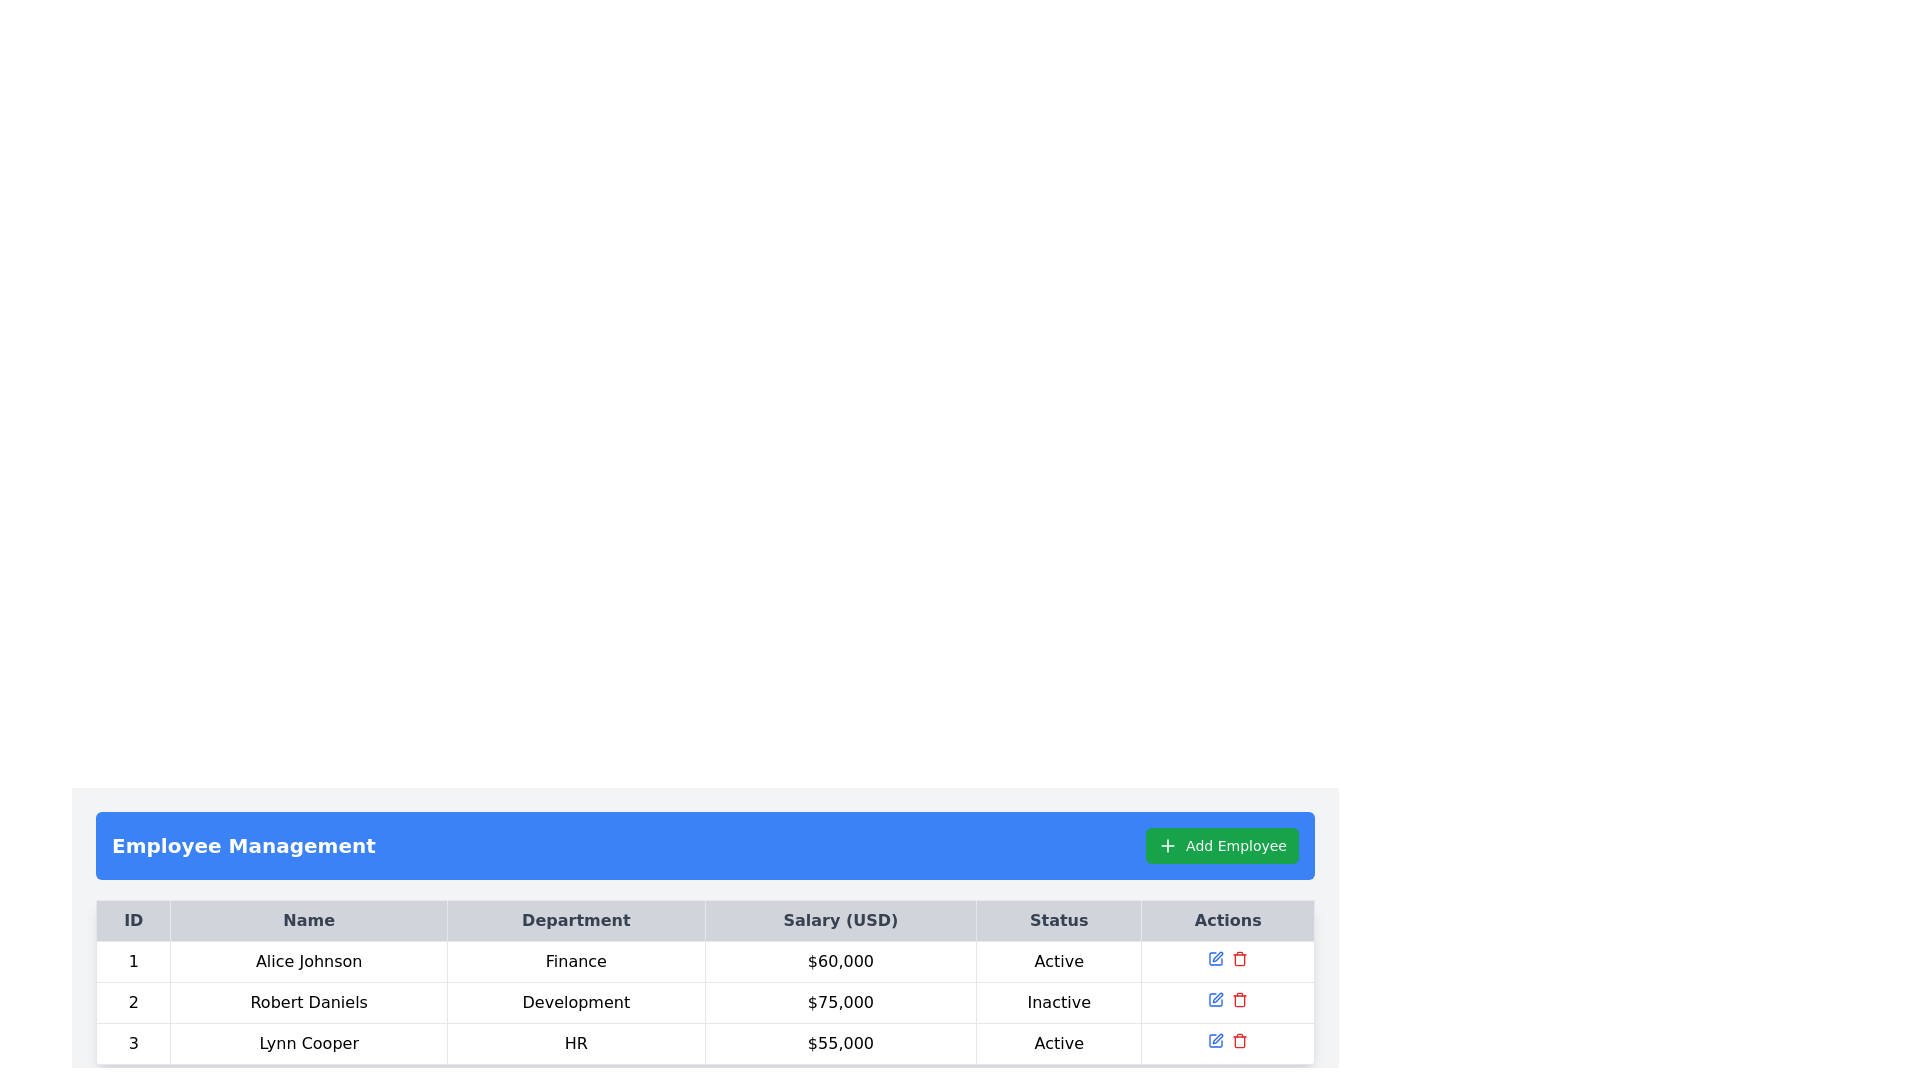 This screenshot has width=1920, height=1080. I want to click on the read-only text display that presents the salary of the individual in the fourth column of the first row within a data table, so click(840, 960).